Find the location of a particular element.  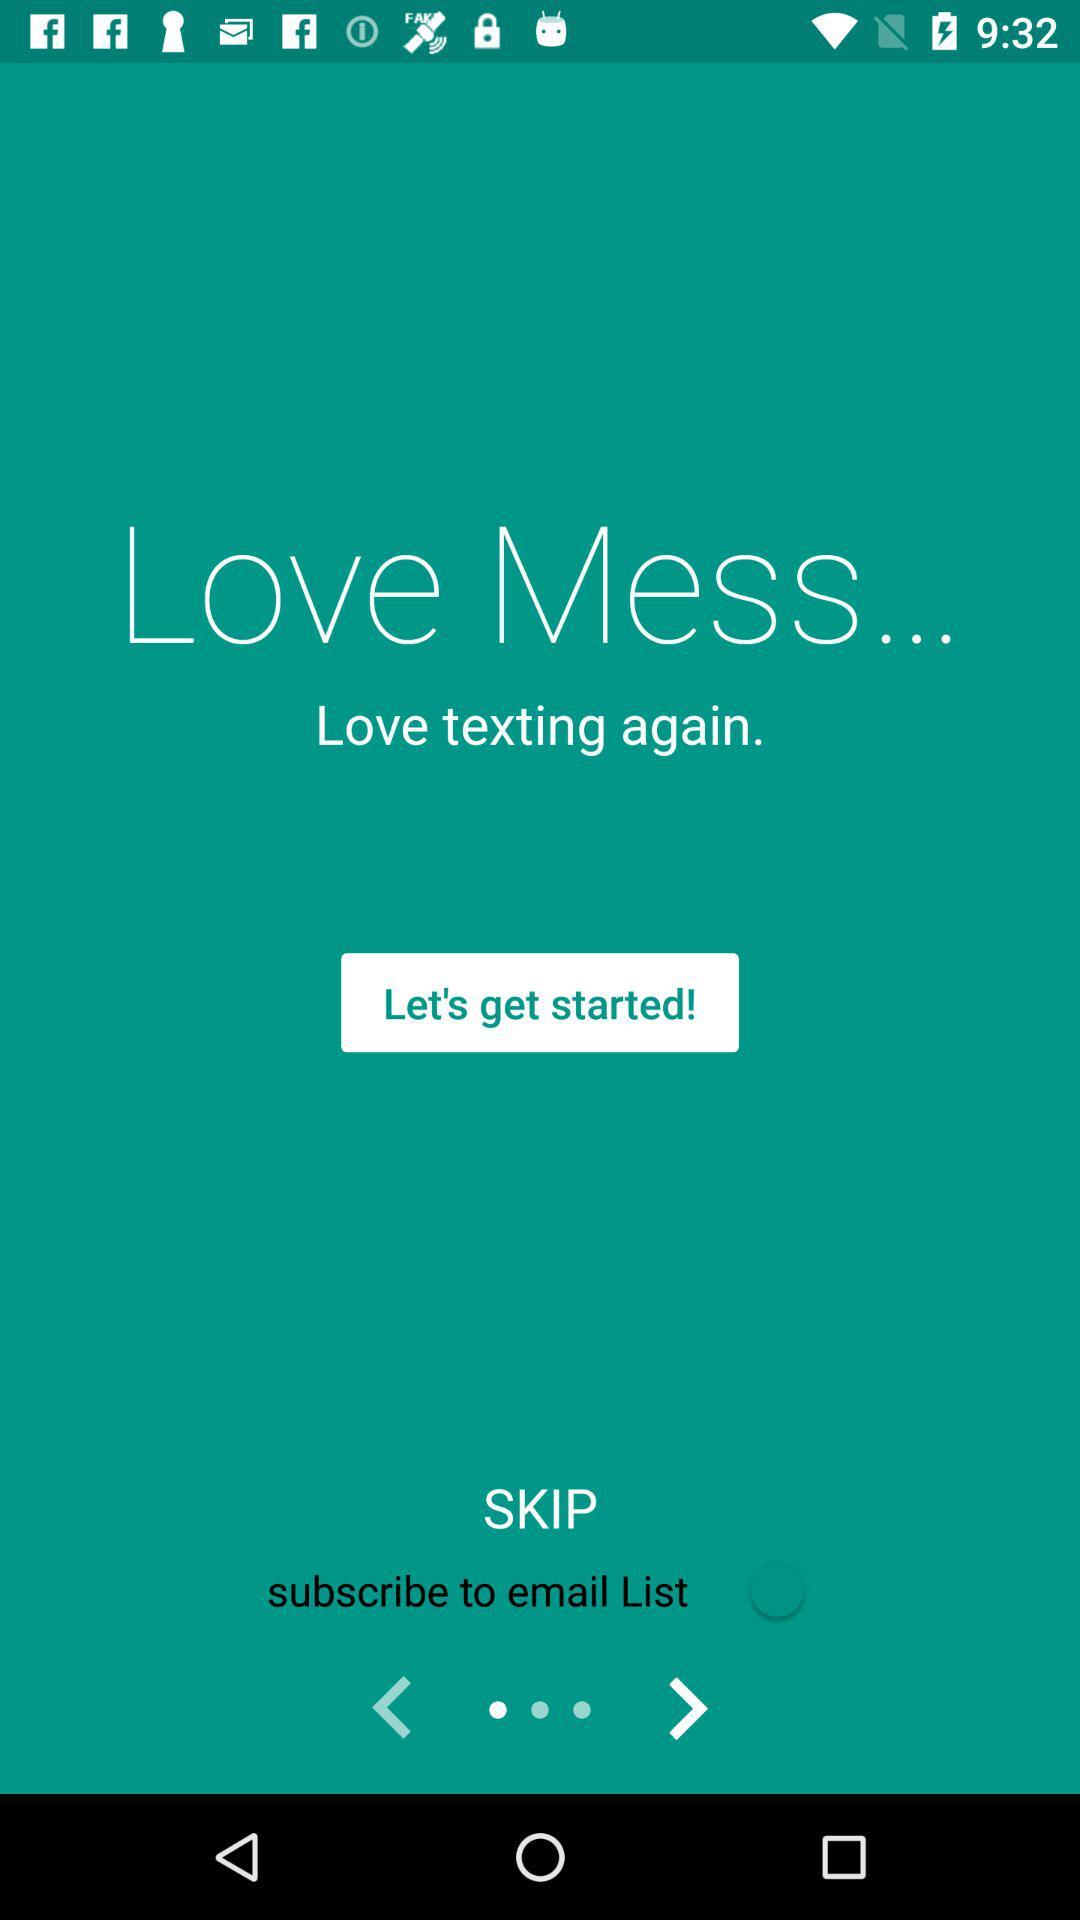

subscribe to email item is located at coordinates (540, 1589).